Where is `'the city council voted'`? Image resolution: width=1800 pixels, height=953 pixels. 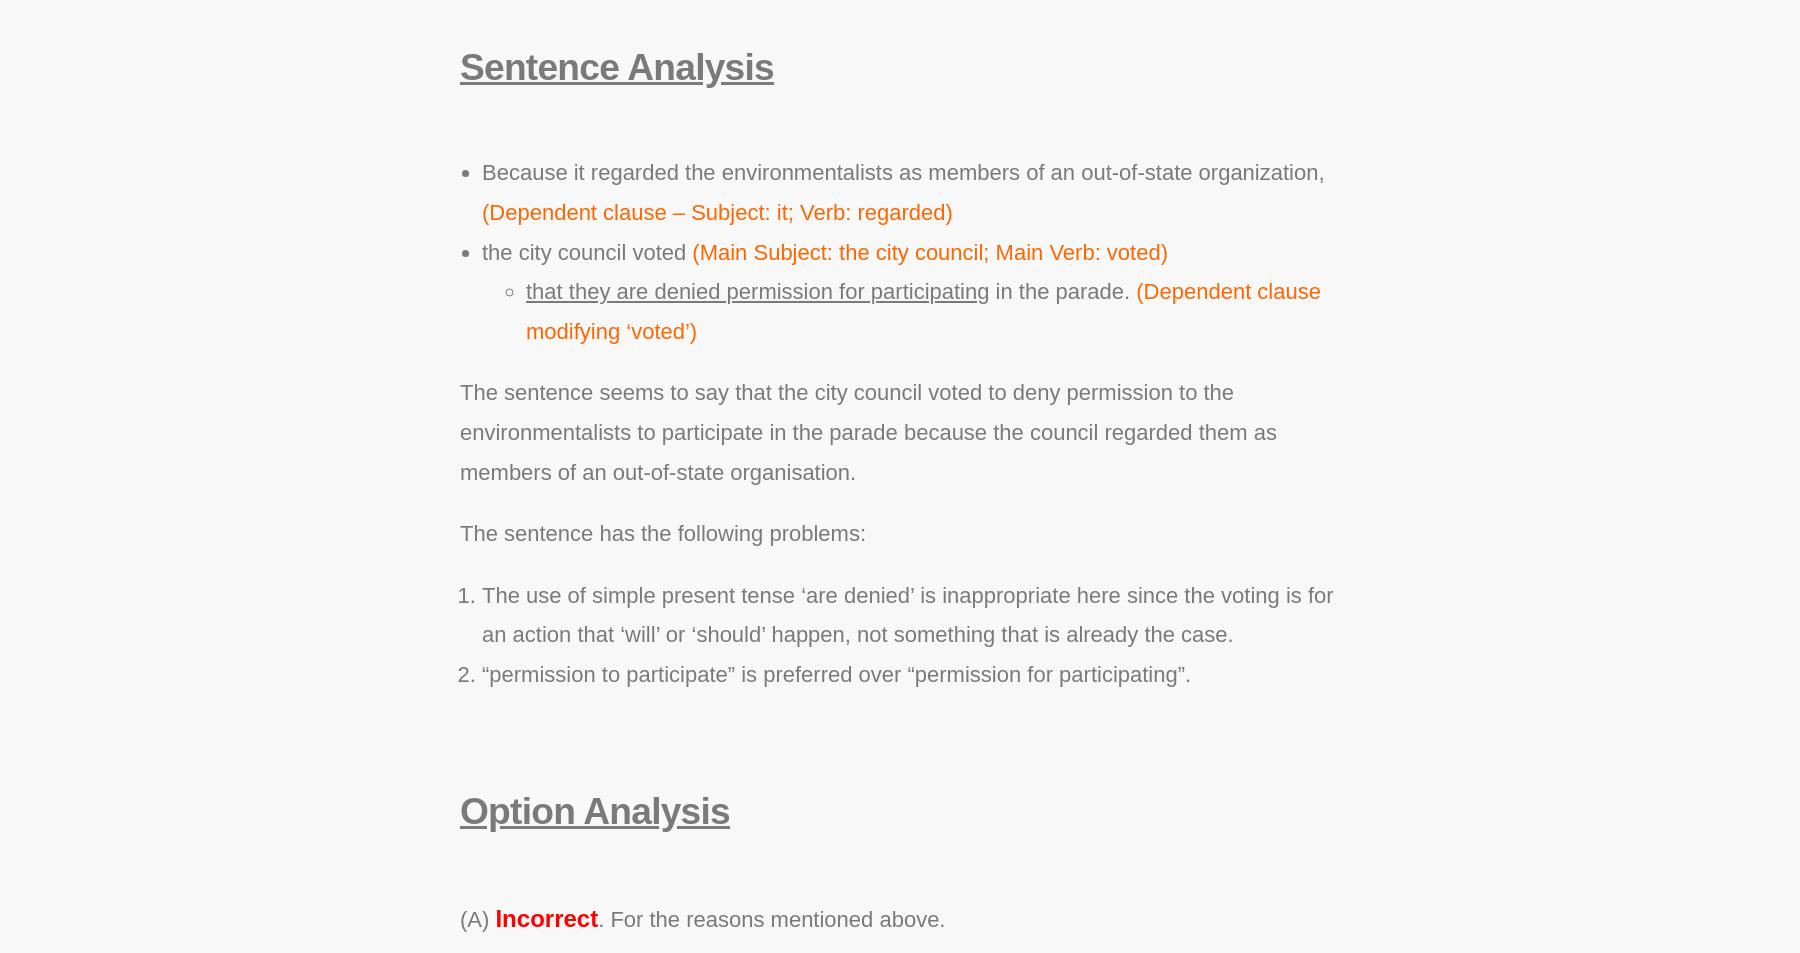
'the city council voted' is located at coordinates (587, 250).